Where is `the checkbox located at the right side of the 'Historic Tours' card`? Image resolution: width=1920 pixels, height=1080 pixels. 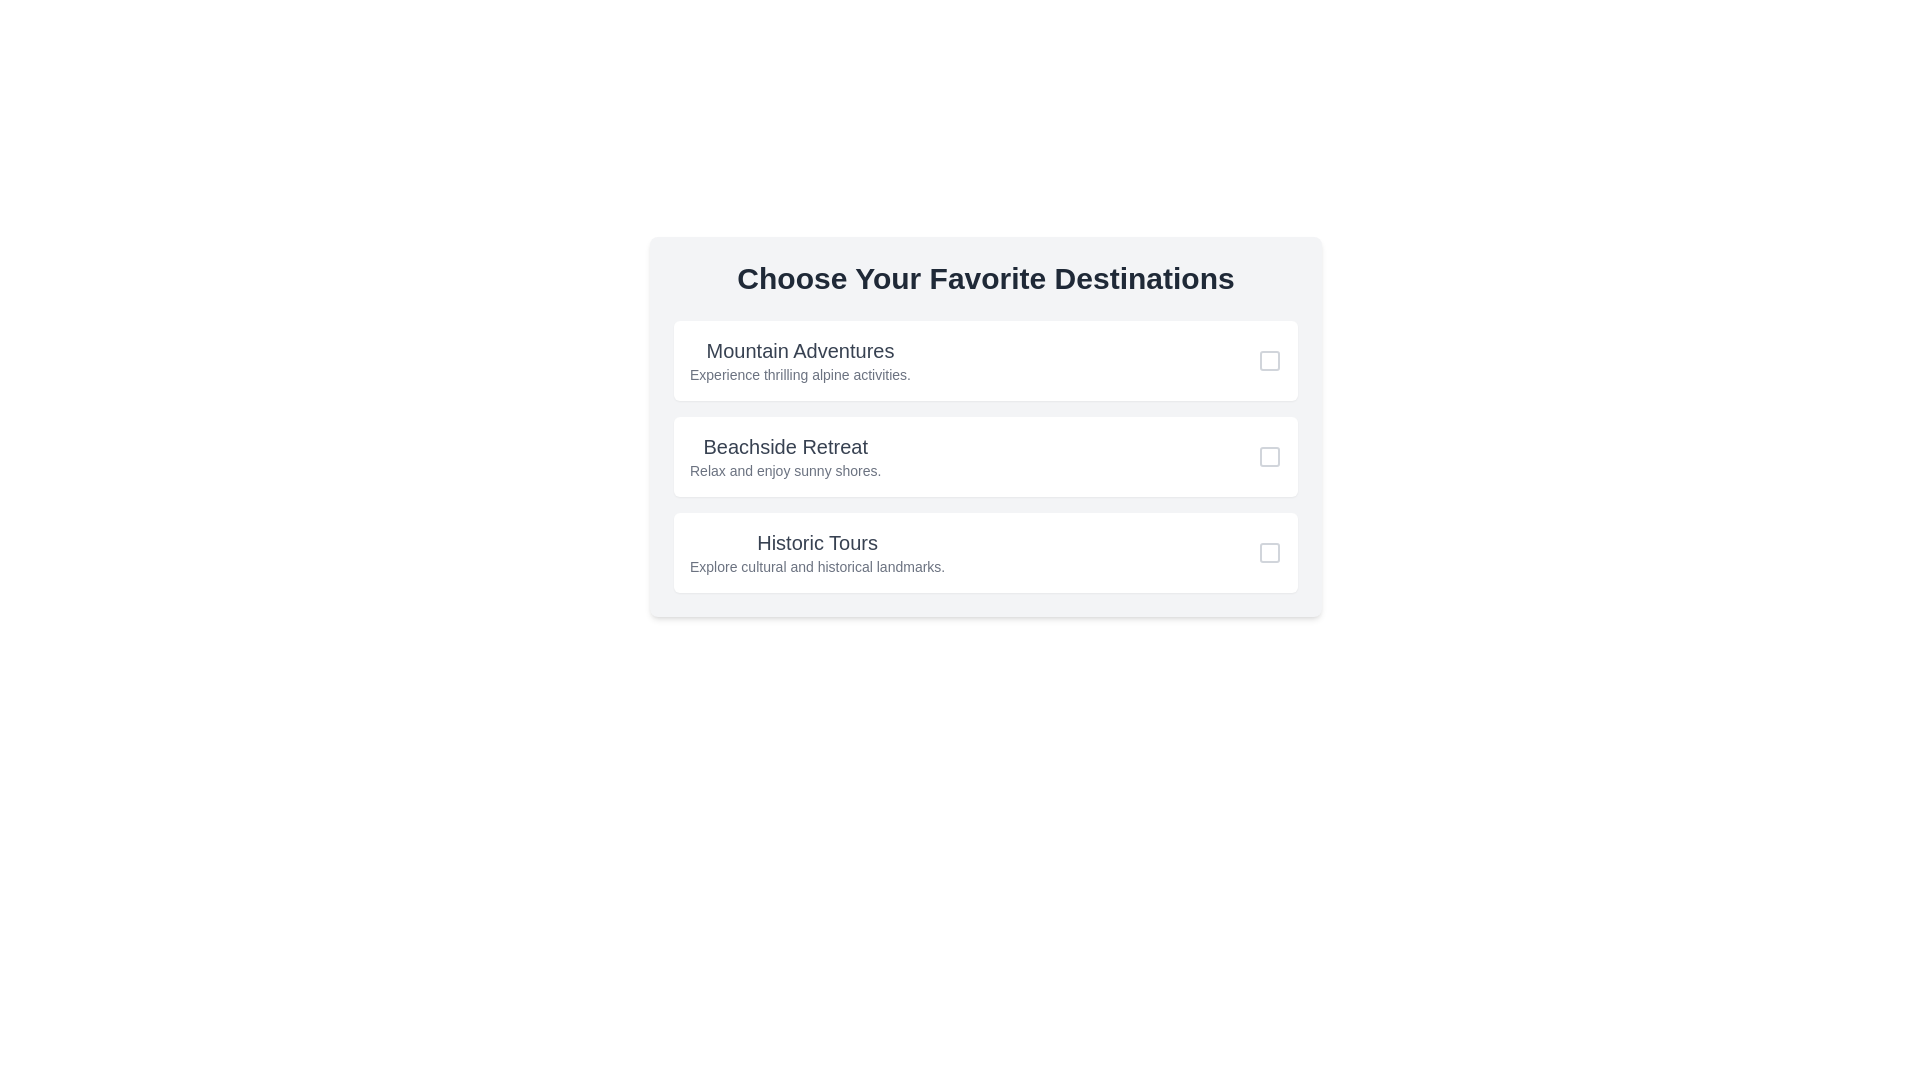
the checkbox located at the right side of the 'Historic Tours' card is located at coordinates (1269, 552).